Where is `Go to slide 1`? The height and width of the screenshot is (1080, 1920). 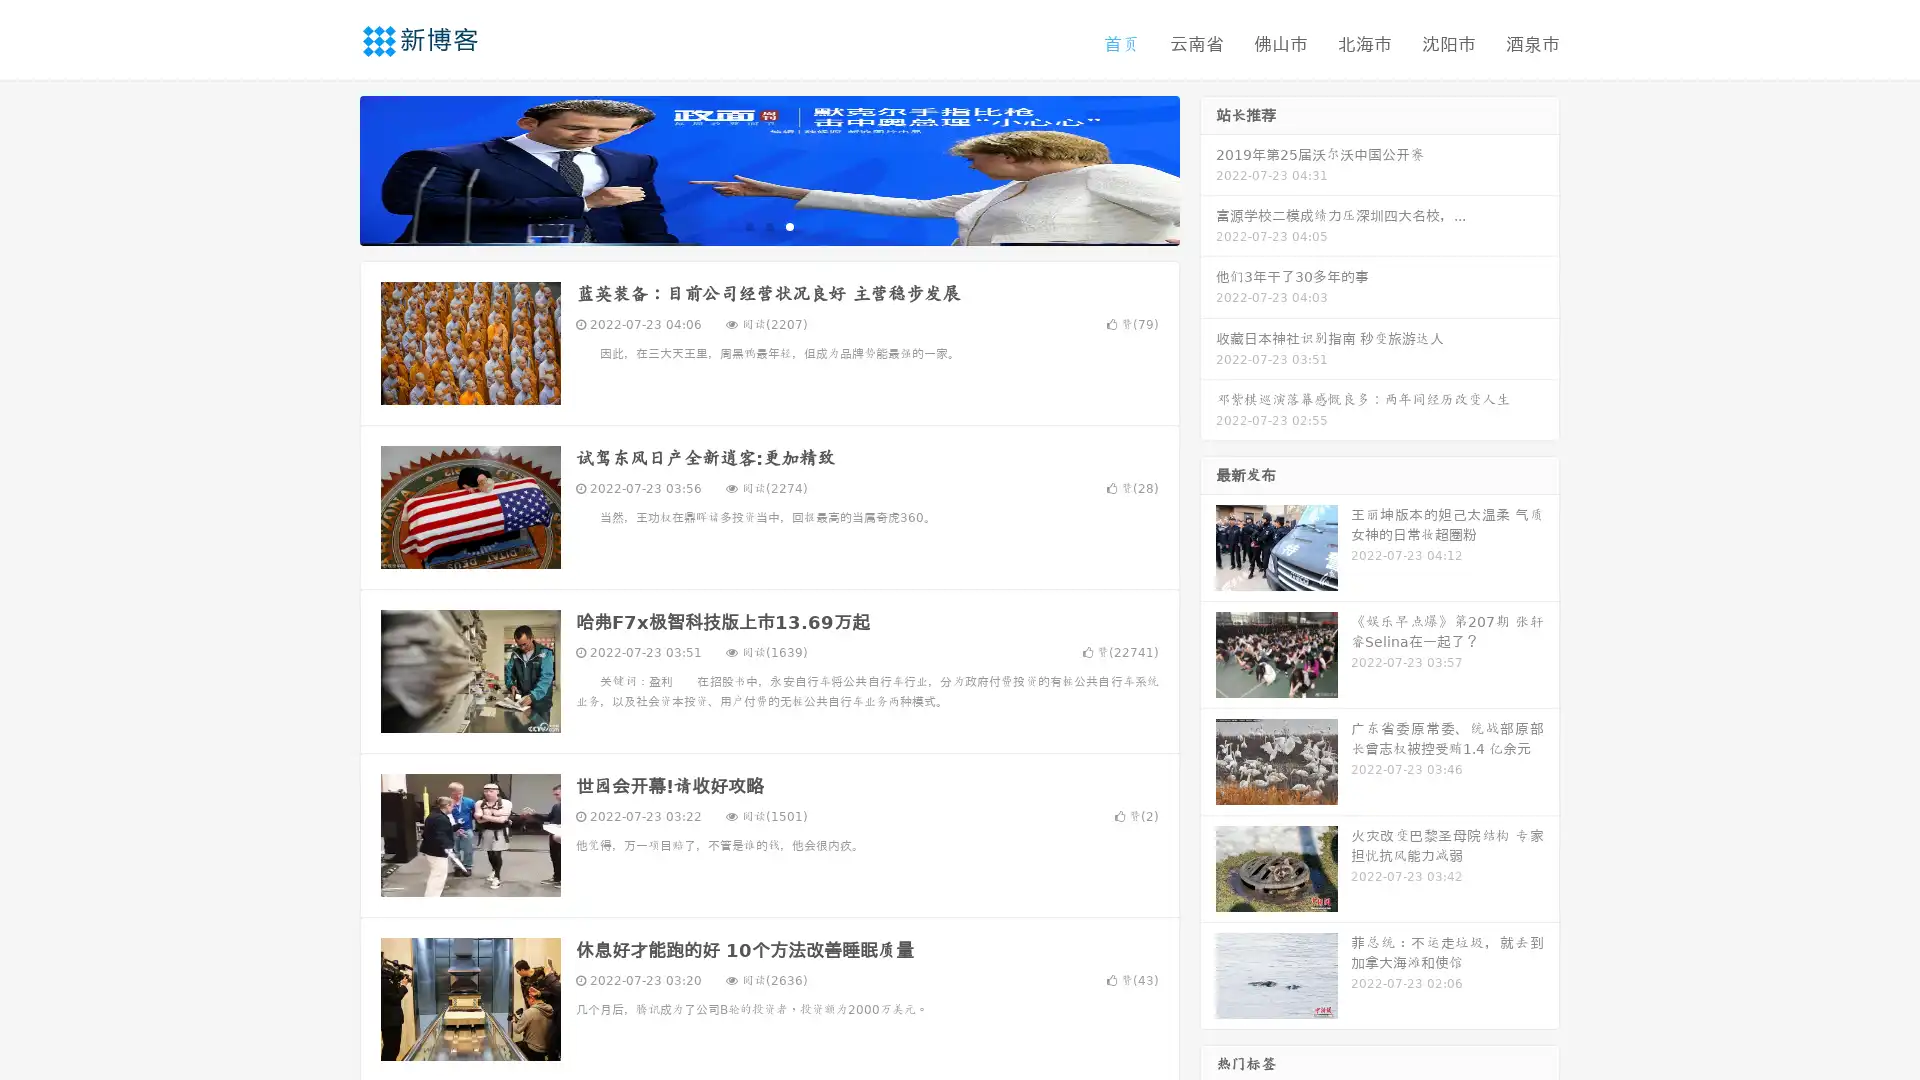 Go to slide 1 is located at coordinates (748, 225).